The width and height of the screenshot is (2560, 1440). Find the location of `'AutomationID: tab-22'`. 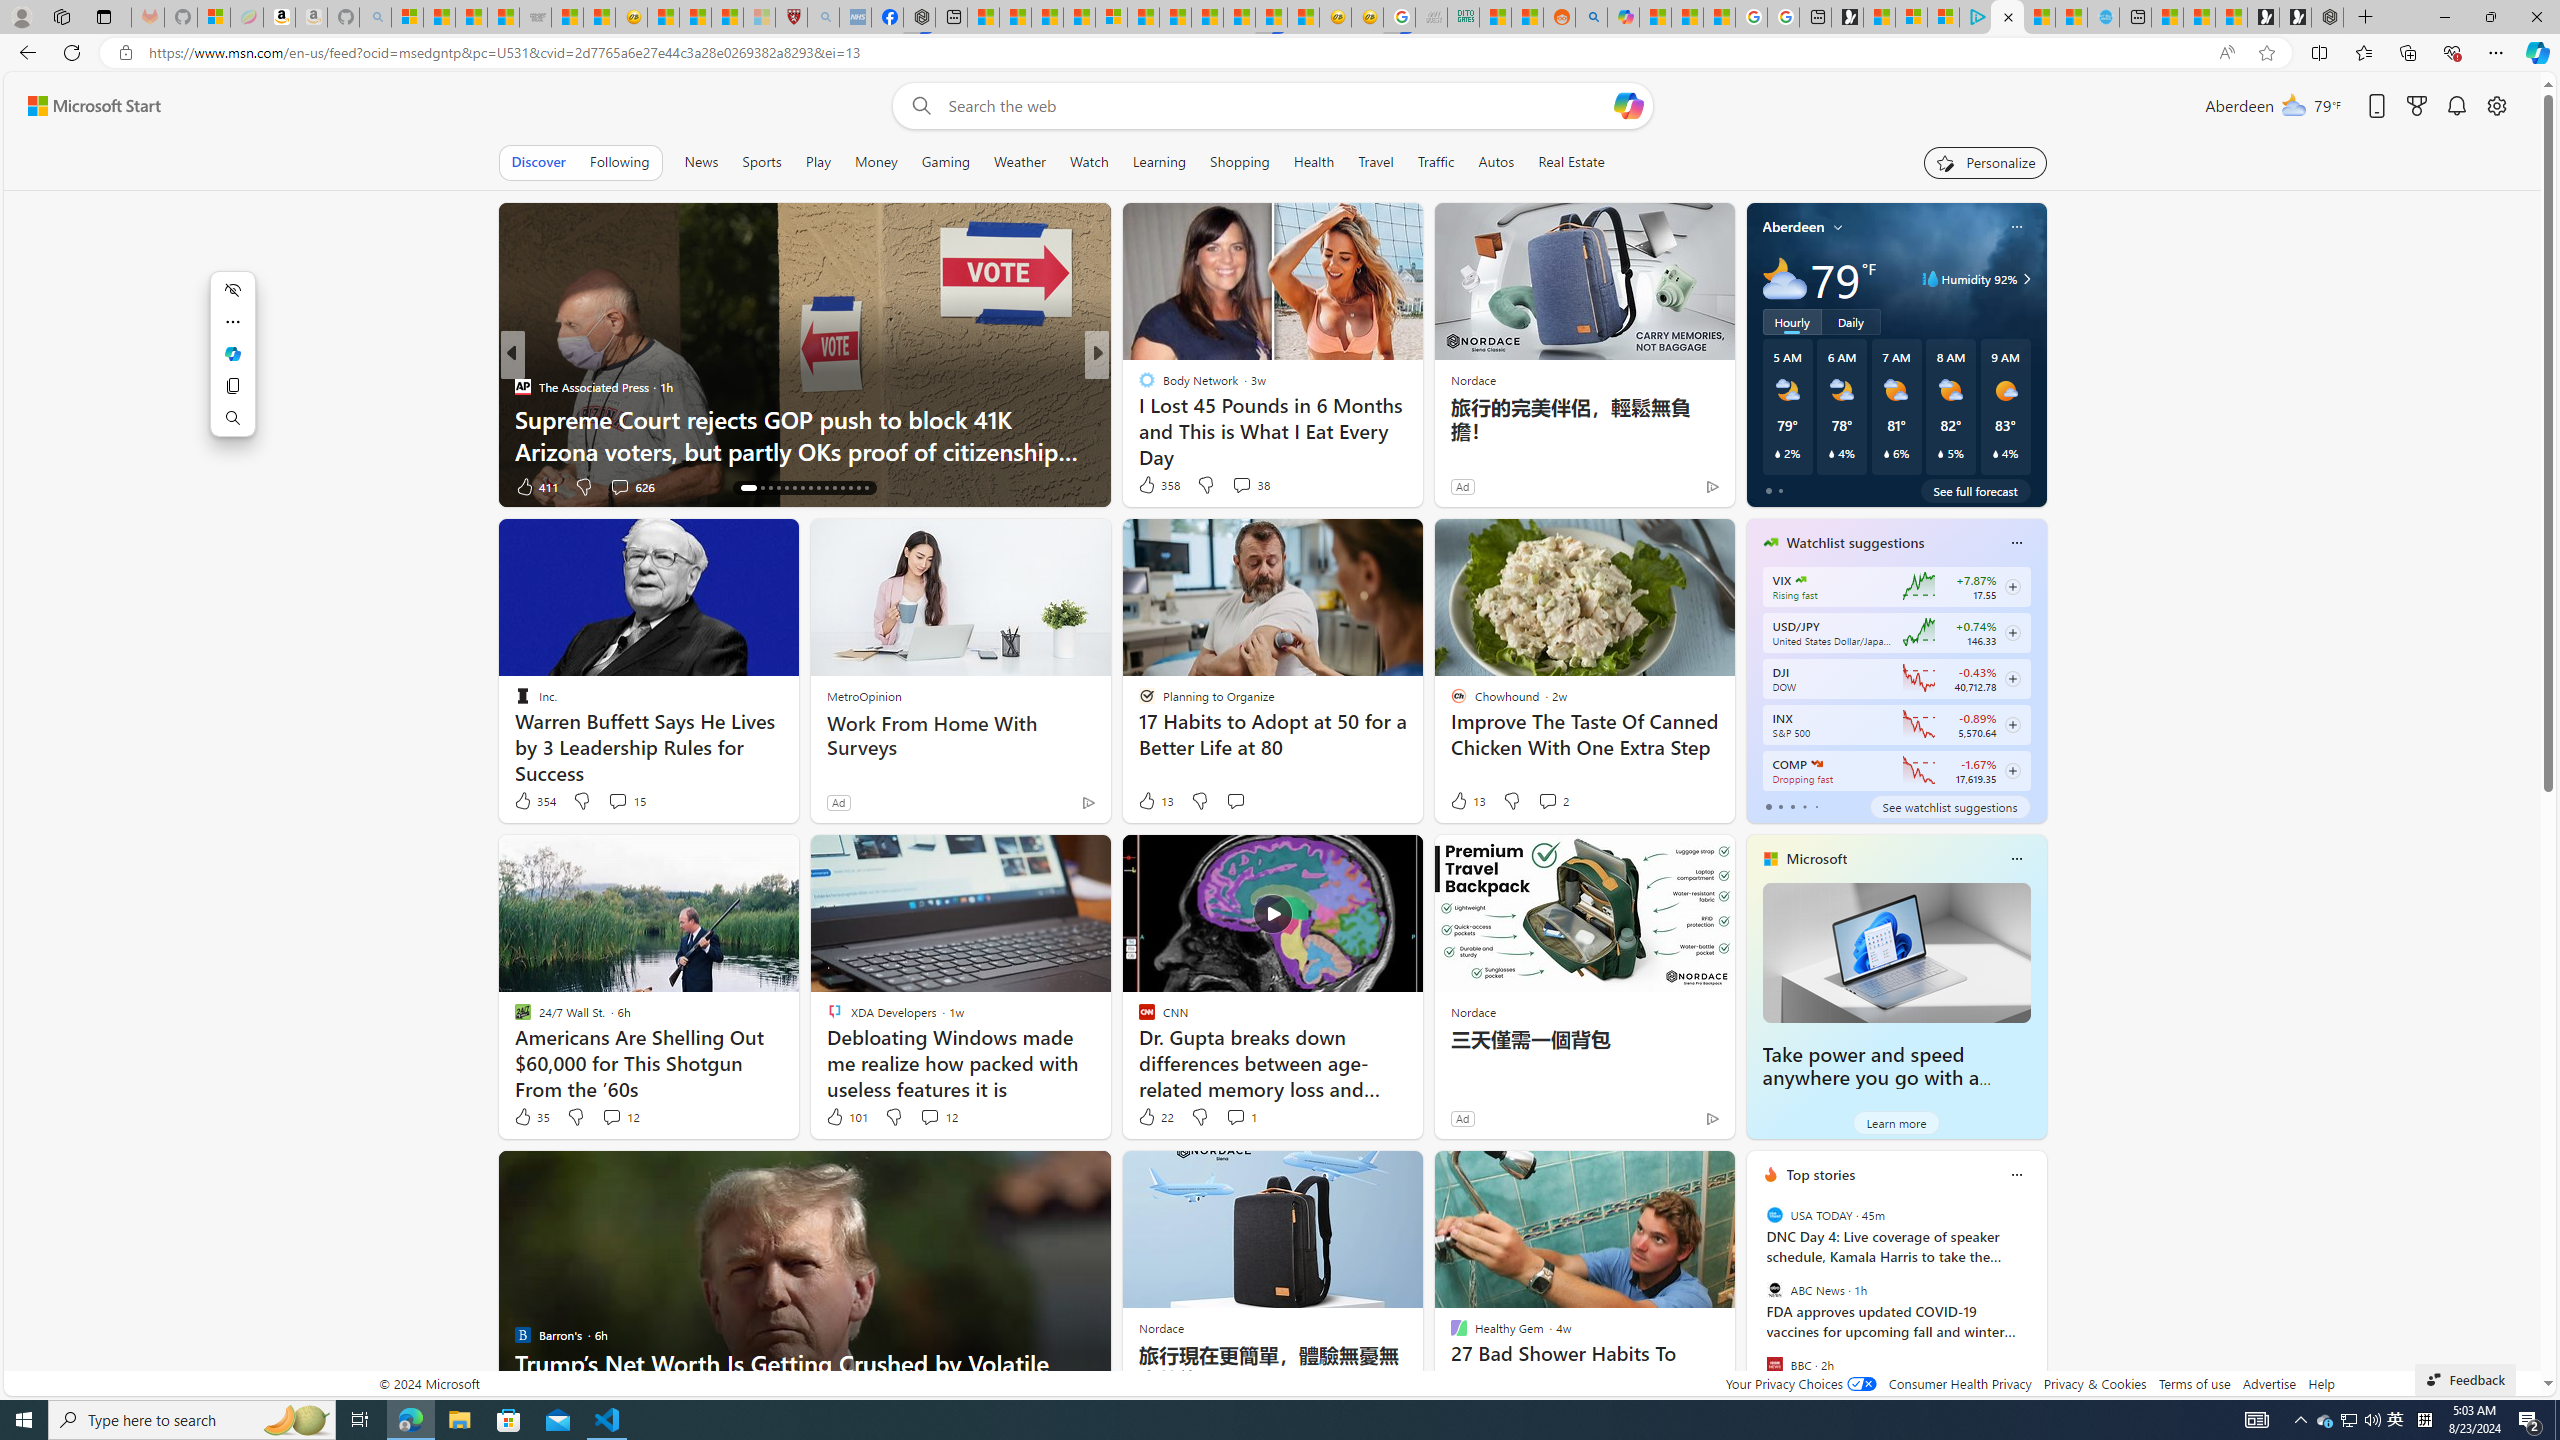

'AutomationID: tab-22' is located at coordinates (802, 487).